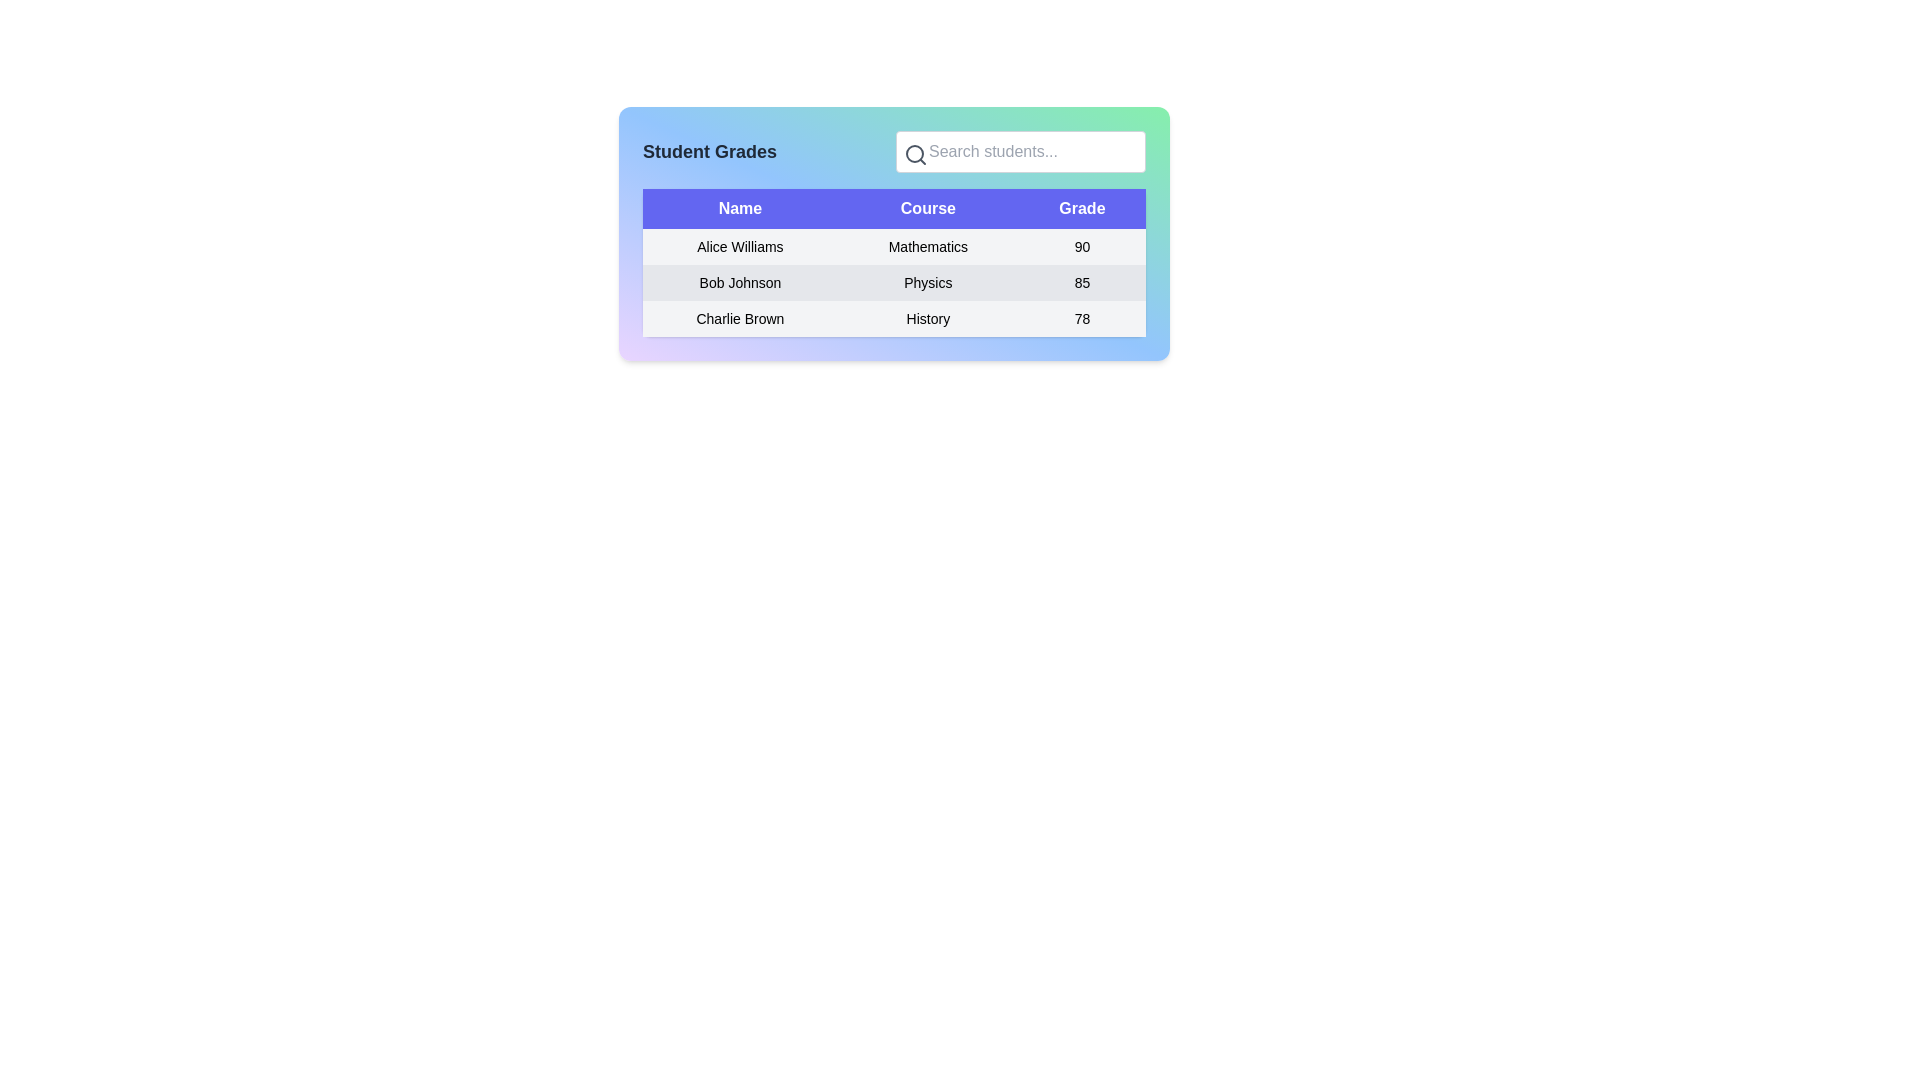 The height and width of the screenshot is (1080, 1920). I want to click on the static text label displaying 'Mathematics' located under the 'Course' column in the row for 'Alice Williams', so click(927, 245).